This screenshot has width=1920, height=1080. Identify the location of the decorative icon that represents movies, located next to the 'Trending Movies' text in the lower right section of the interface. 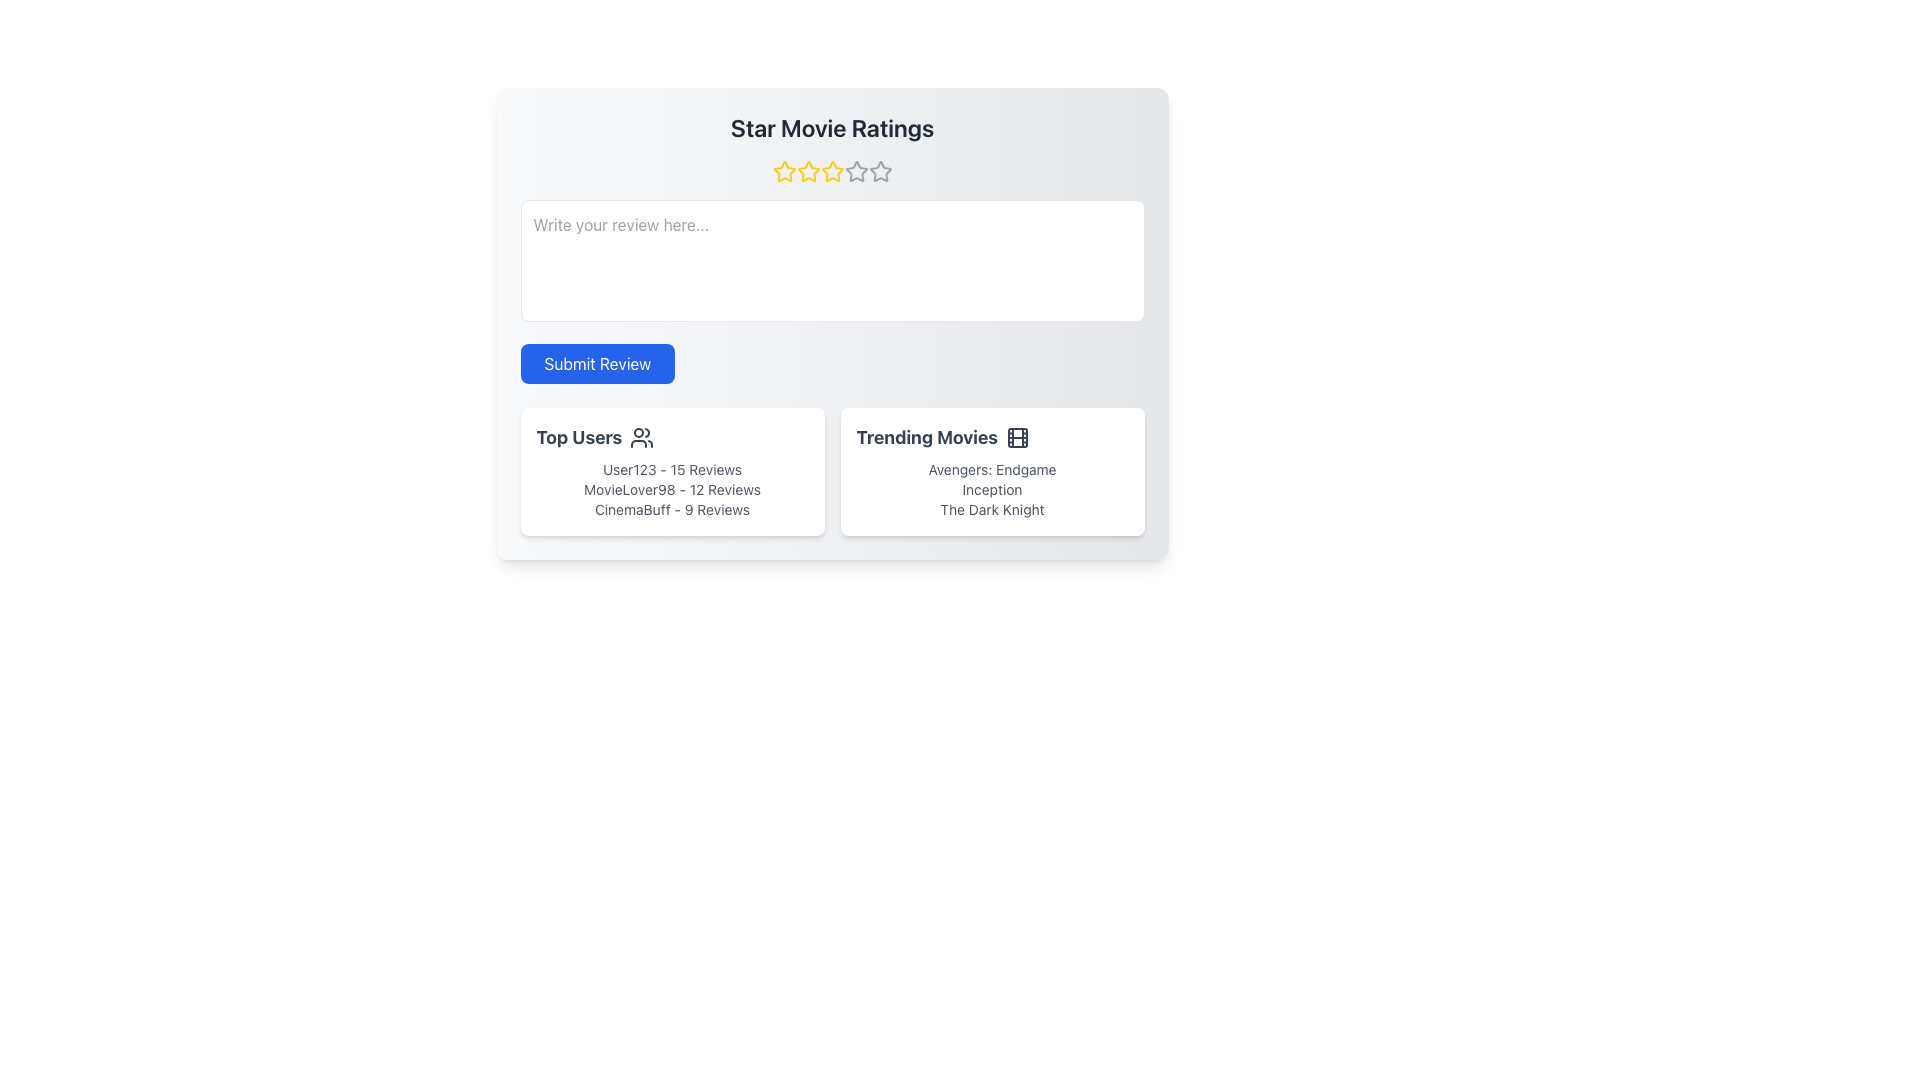
(1017, 437).